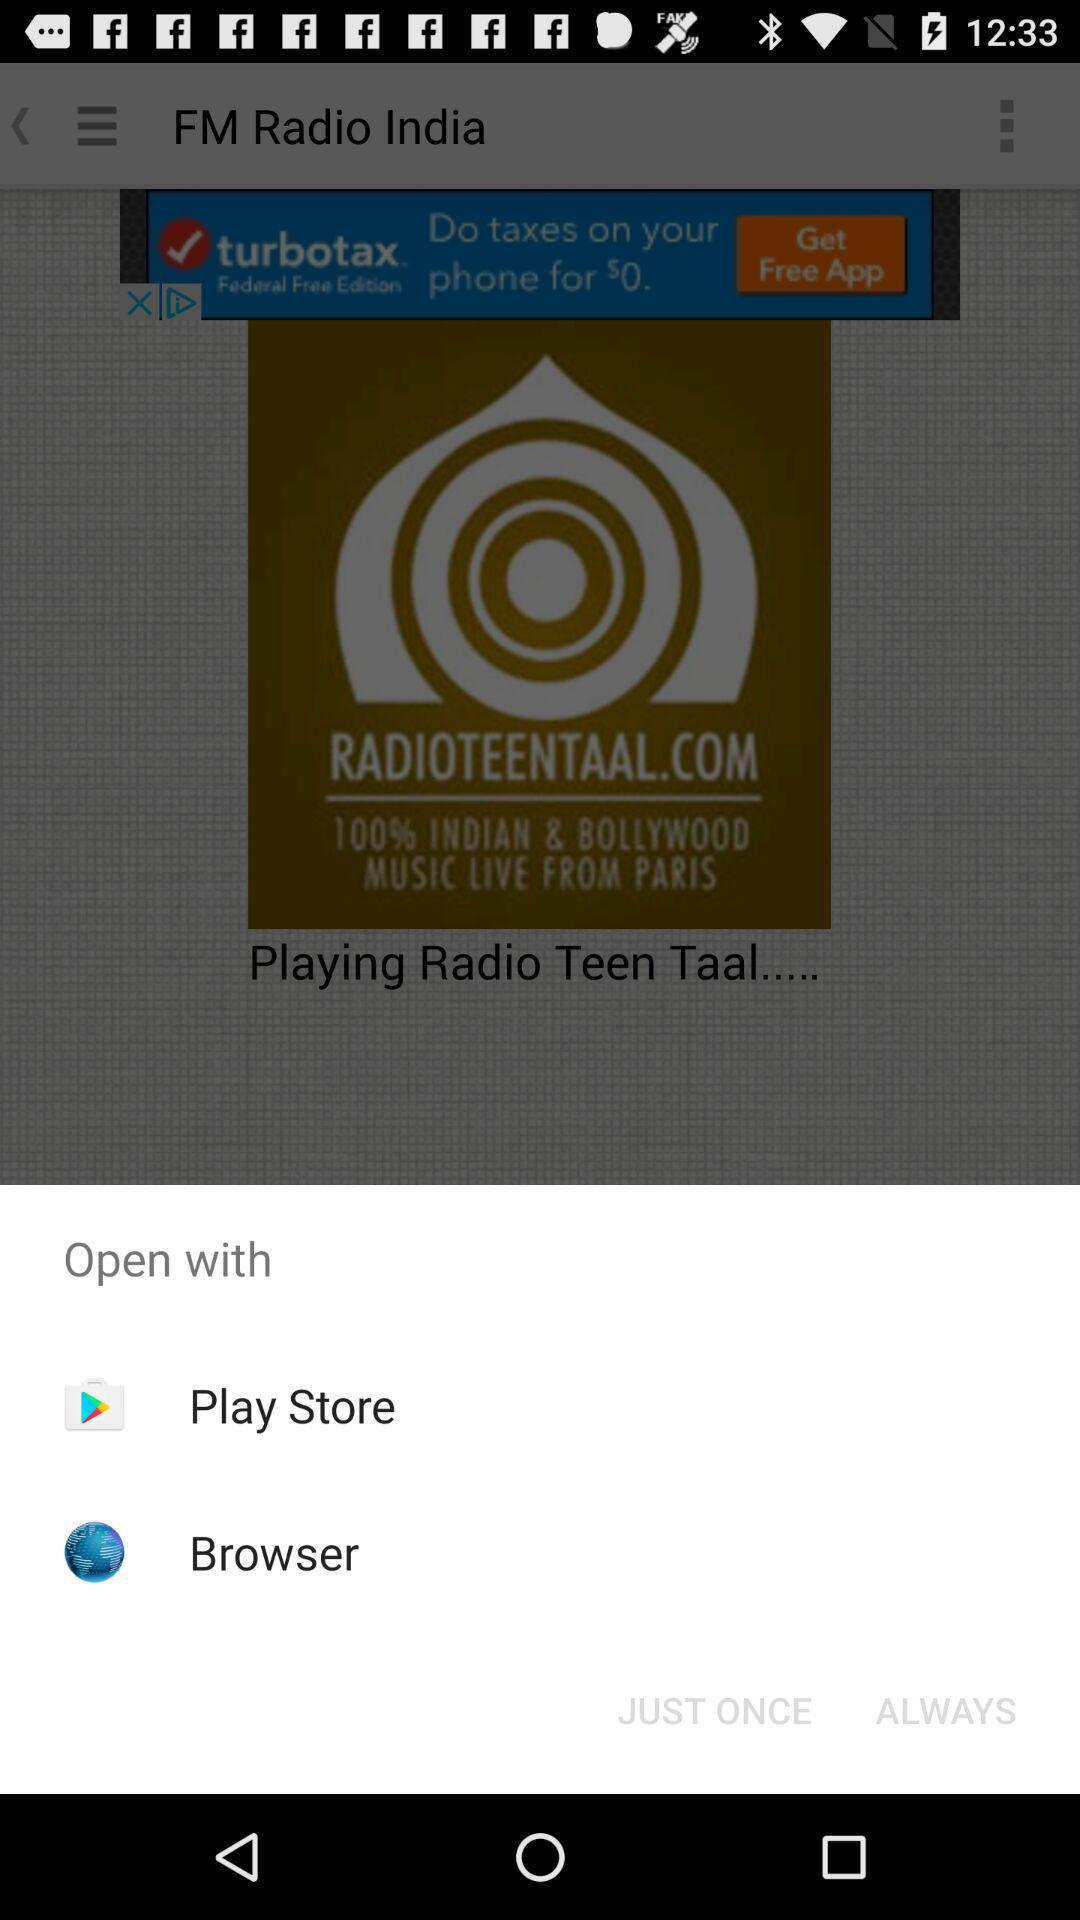  Describe the element at coordinates (713, 1708) in the screenshot. I see `just once icon` at that location.